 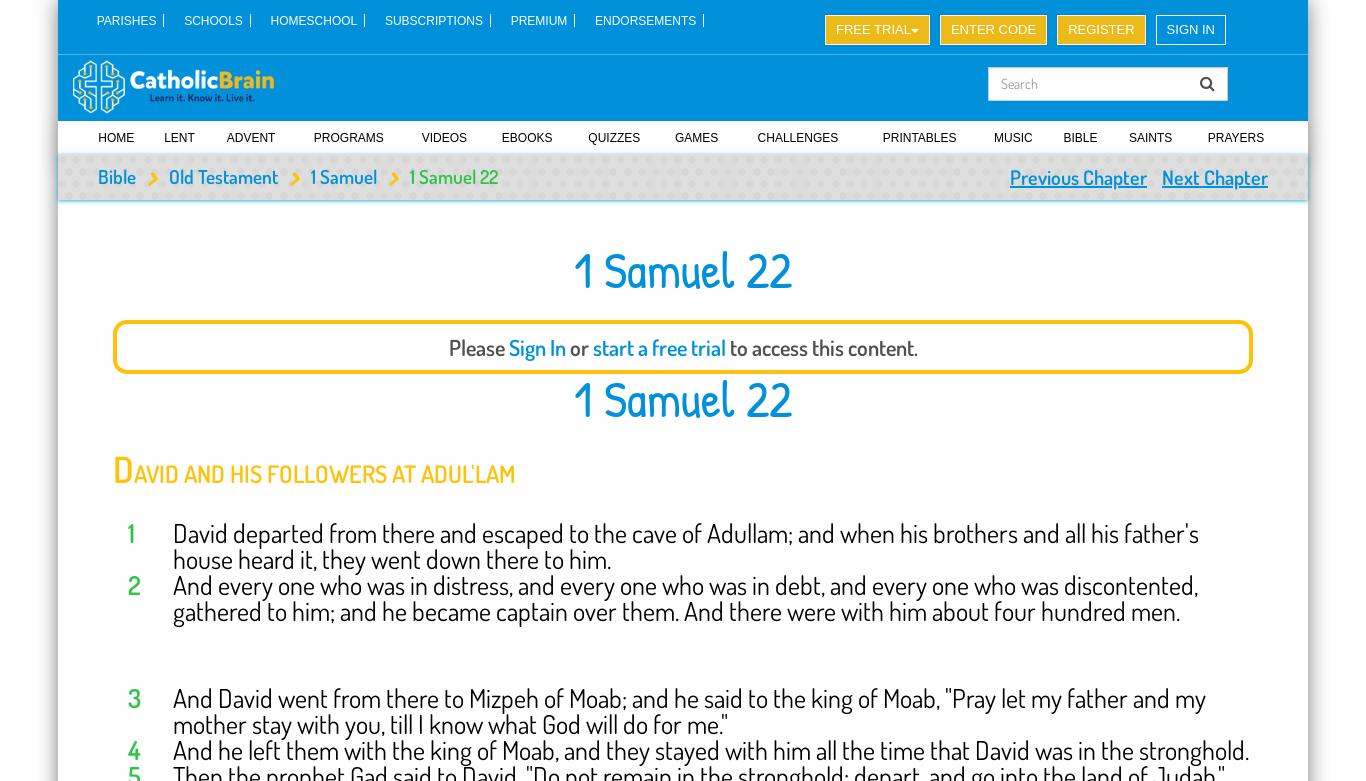 I want to click on 'Previous Chapter', so click(x=1077, y=175).